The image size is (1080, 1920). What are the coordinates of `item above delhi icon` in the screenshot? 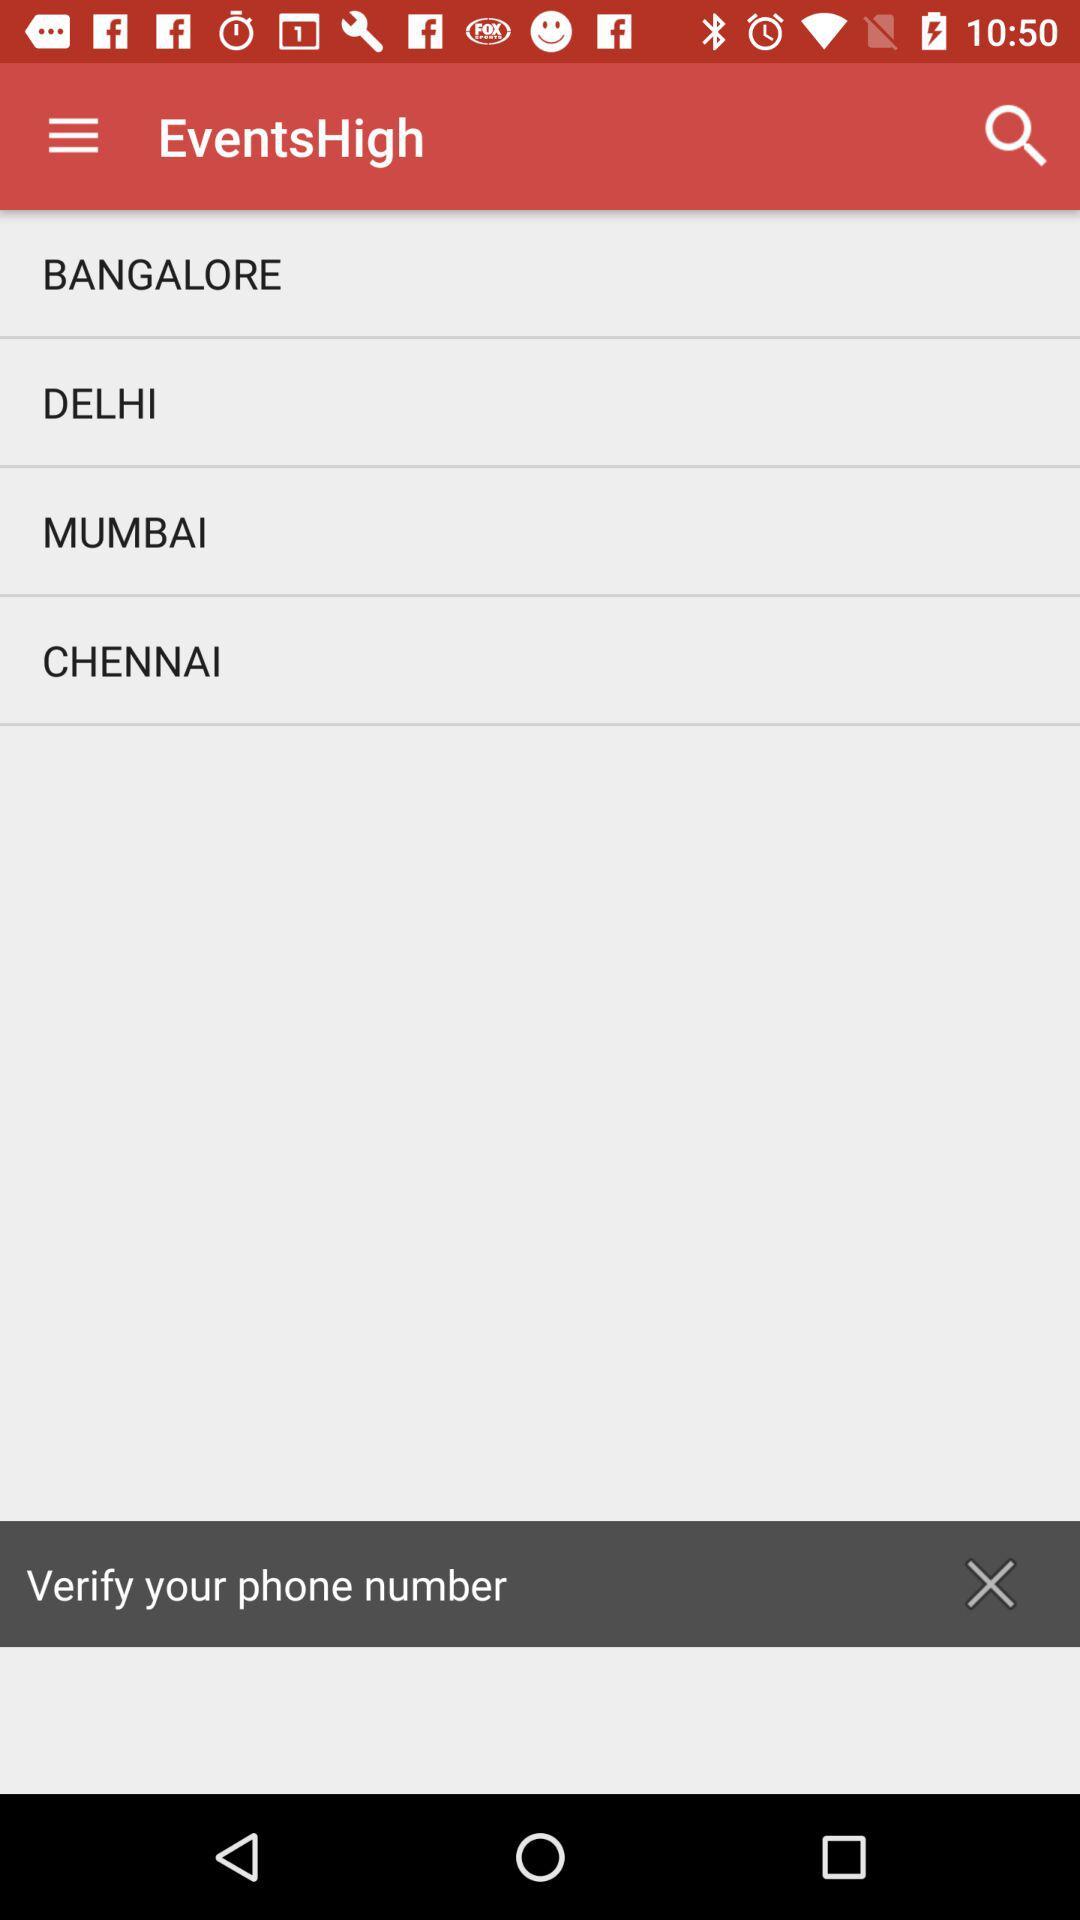 It's located at (540, 272).